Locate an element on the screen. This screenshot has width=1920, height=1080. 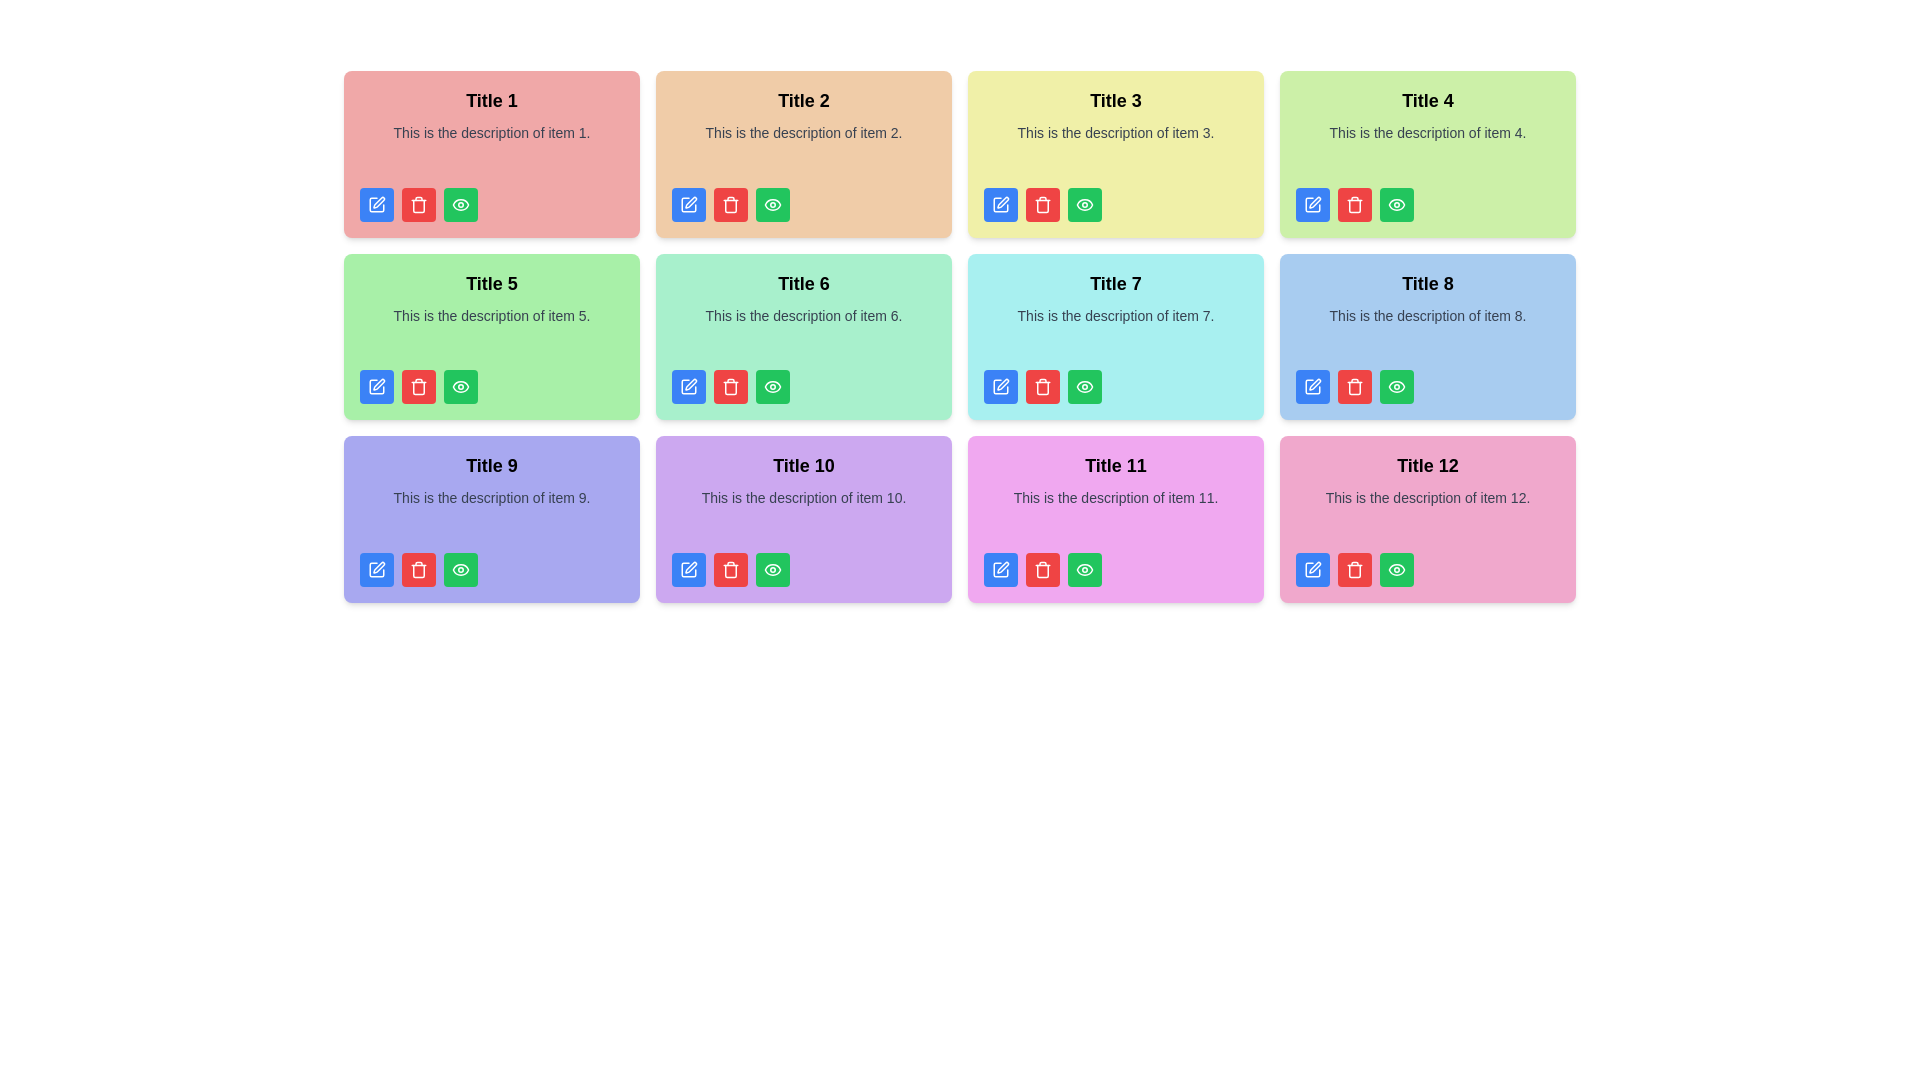
the blue button with a stylized pen icon in the bottom-left segment of the 'Title 11' card is located at coordinates (1001, 569).